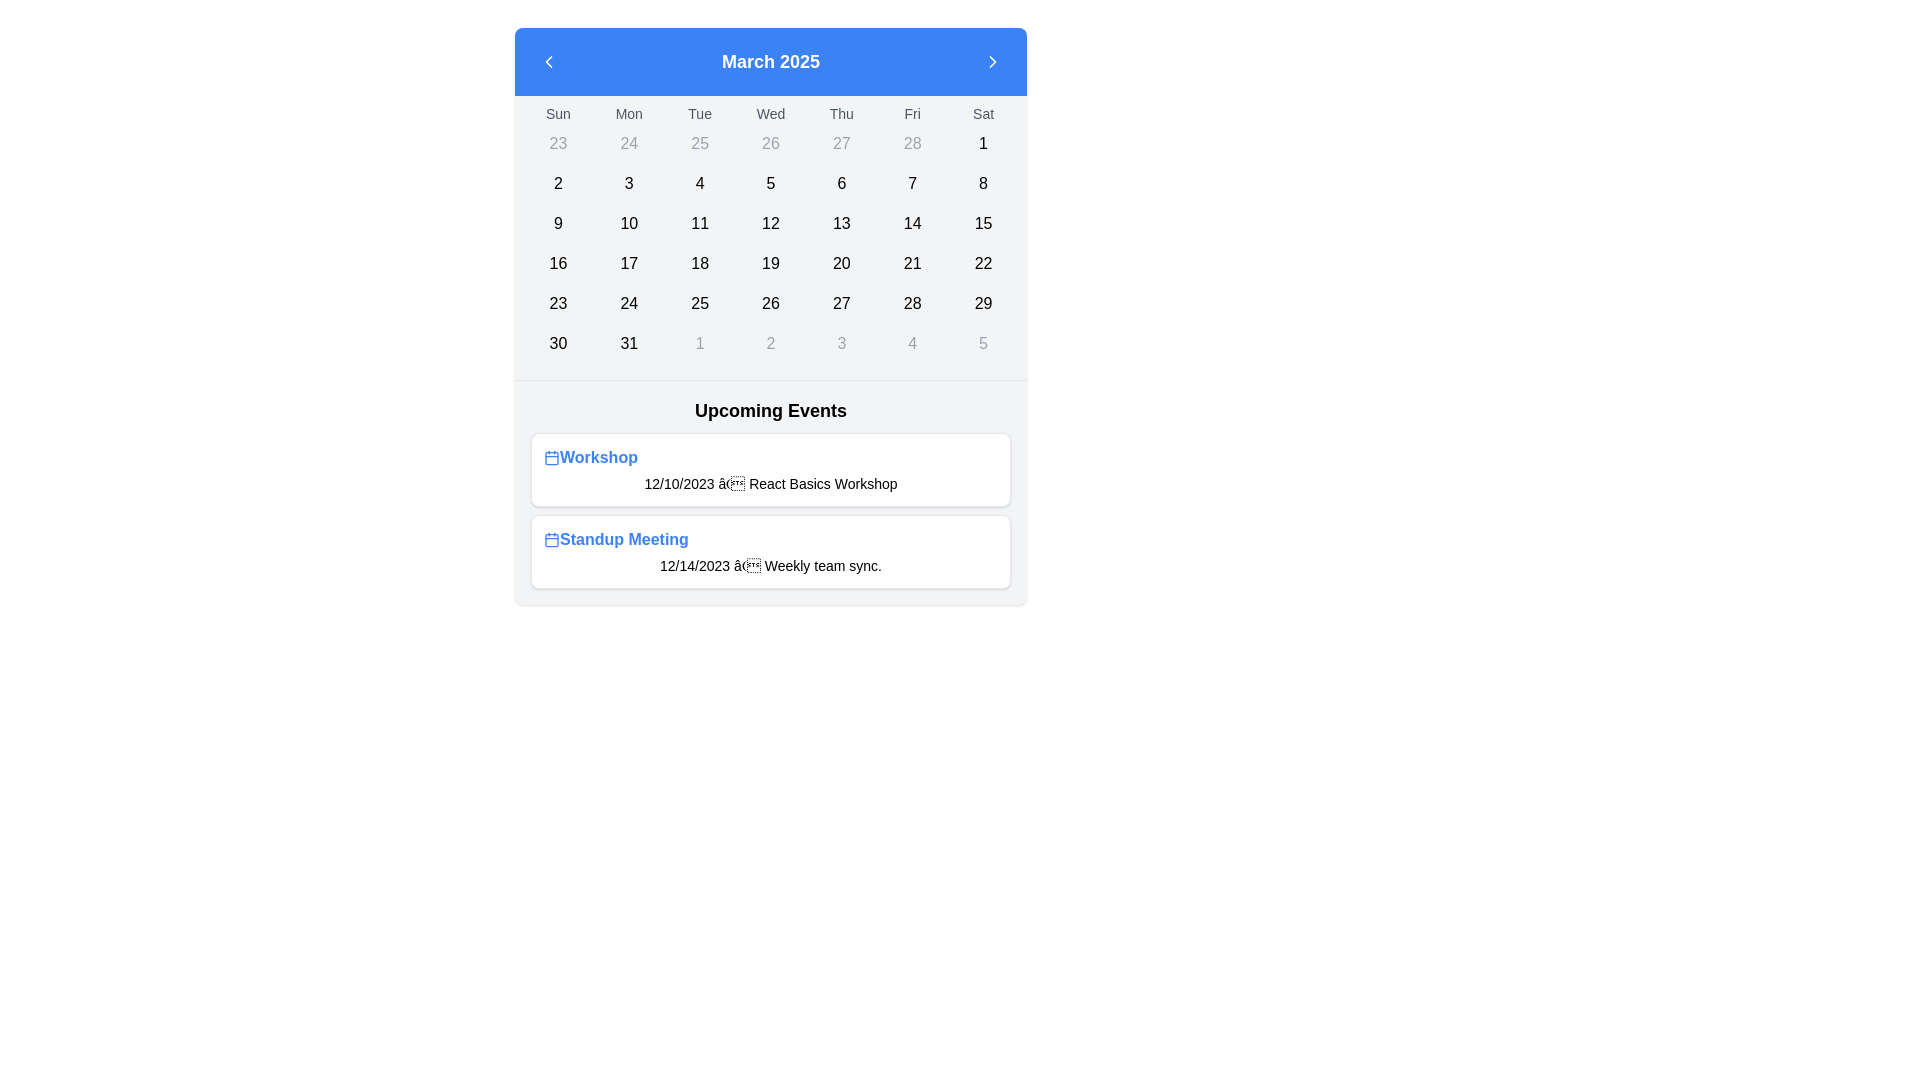 Image resolution: width=1920 pixels, height=1080 pixels. What do you see at coordinates (770, 142) in the screenshot?
I see `the calendar day cell displaying the number '26' in light gray` at bounding box center [770, 142].